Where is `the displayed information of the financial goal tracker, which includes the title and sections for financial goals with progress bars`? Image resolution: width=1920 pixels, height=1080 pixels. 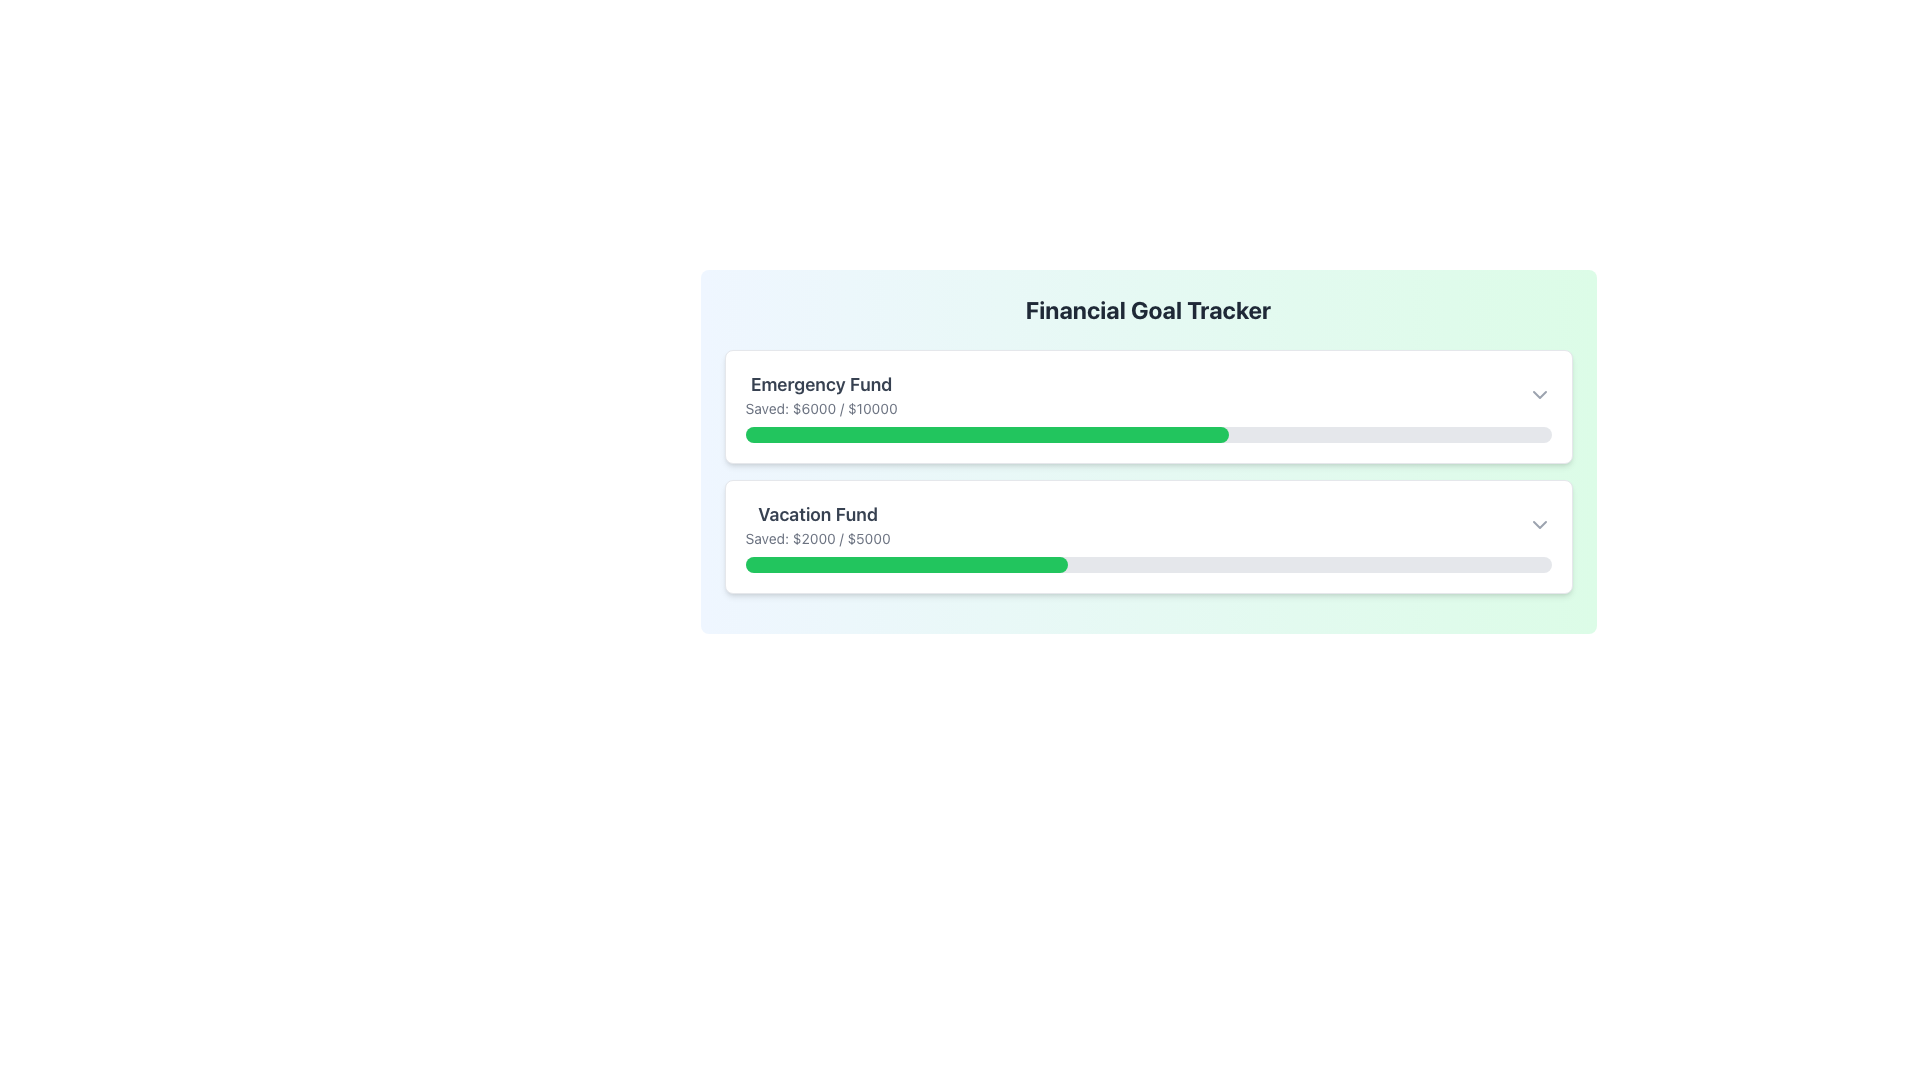 the displayed information of the financial goal tracker, which includes the title and sections for financial goals with progress bars is located at coordinates (1148, 451).